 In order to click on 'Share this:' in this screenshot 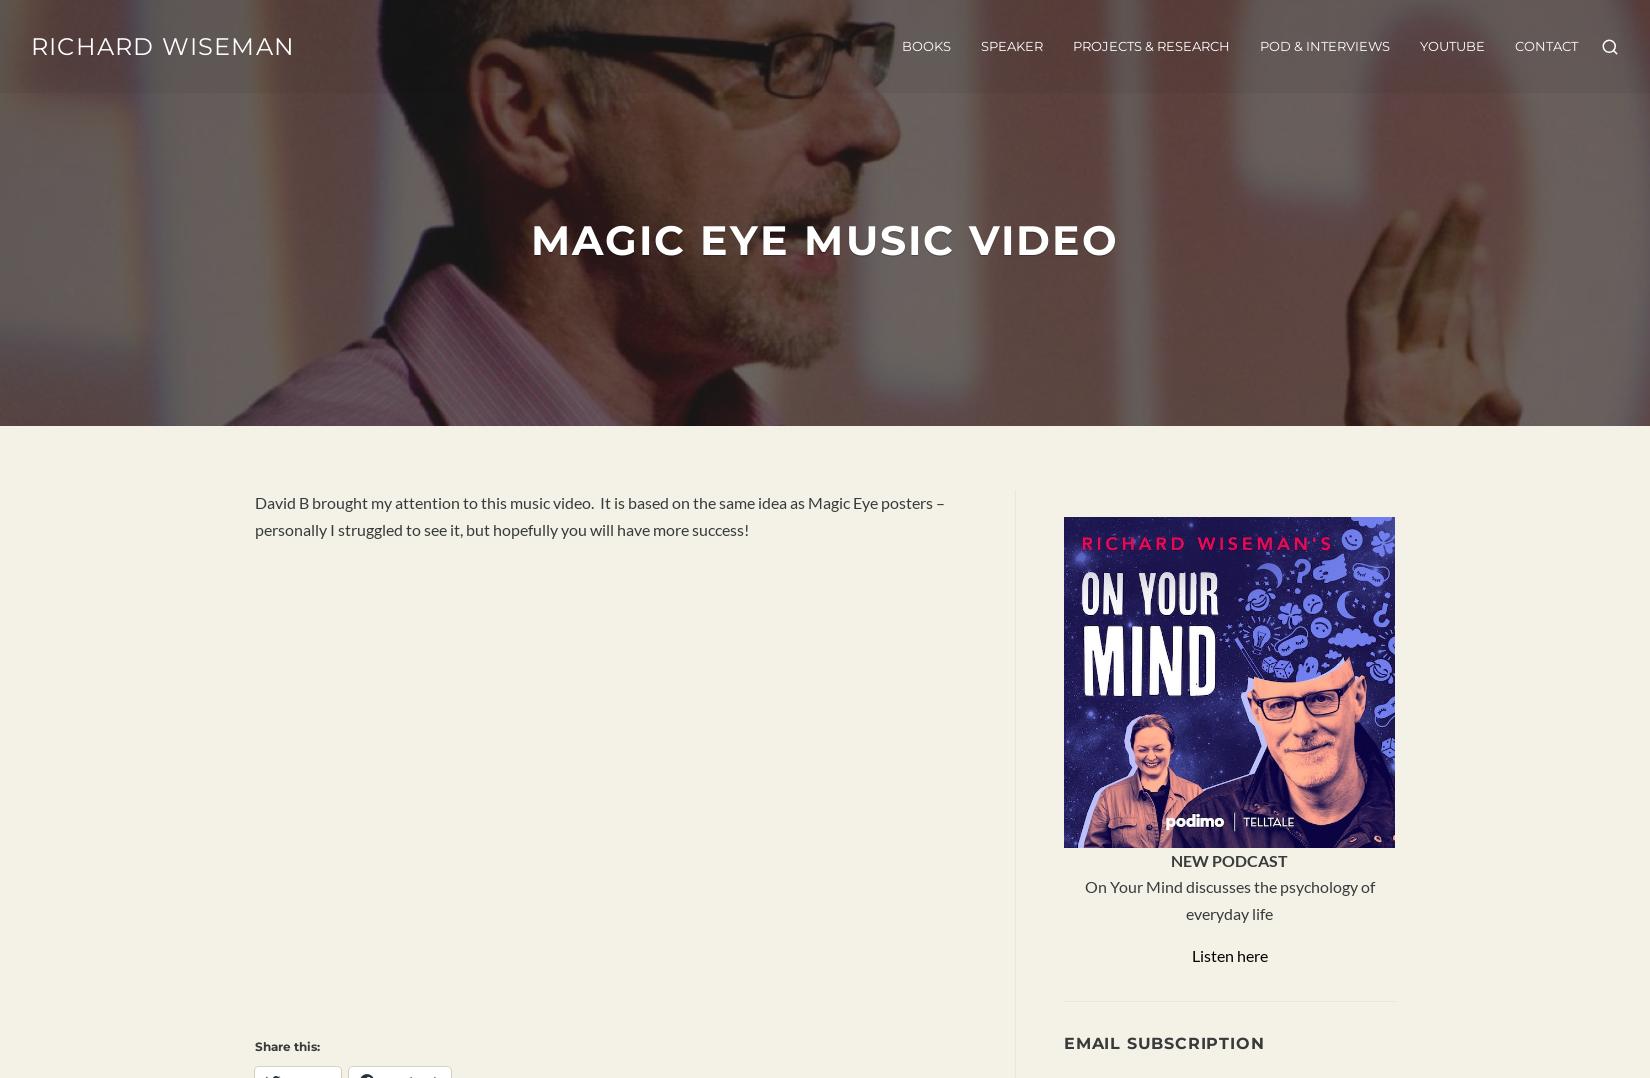, I will do `click(254, 1046)`.